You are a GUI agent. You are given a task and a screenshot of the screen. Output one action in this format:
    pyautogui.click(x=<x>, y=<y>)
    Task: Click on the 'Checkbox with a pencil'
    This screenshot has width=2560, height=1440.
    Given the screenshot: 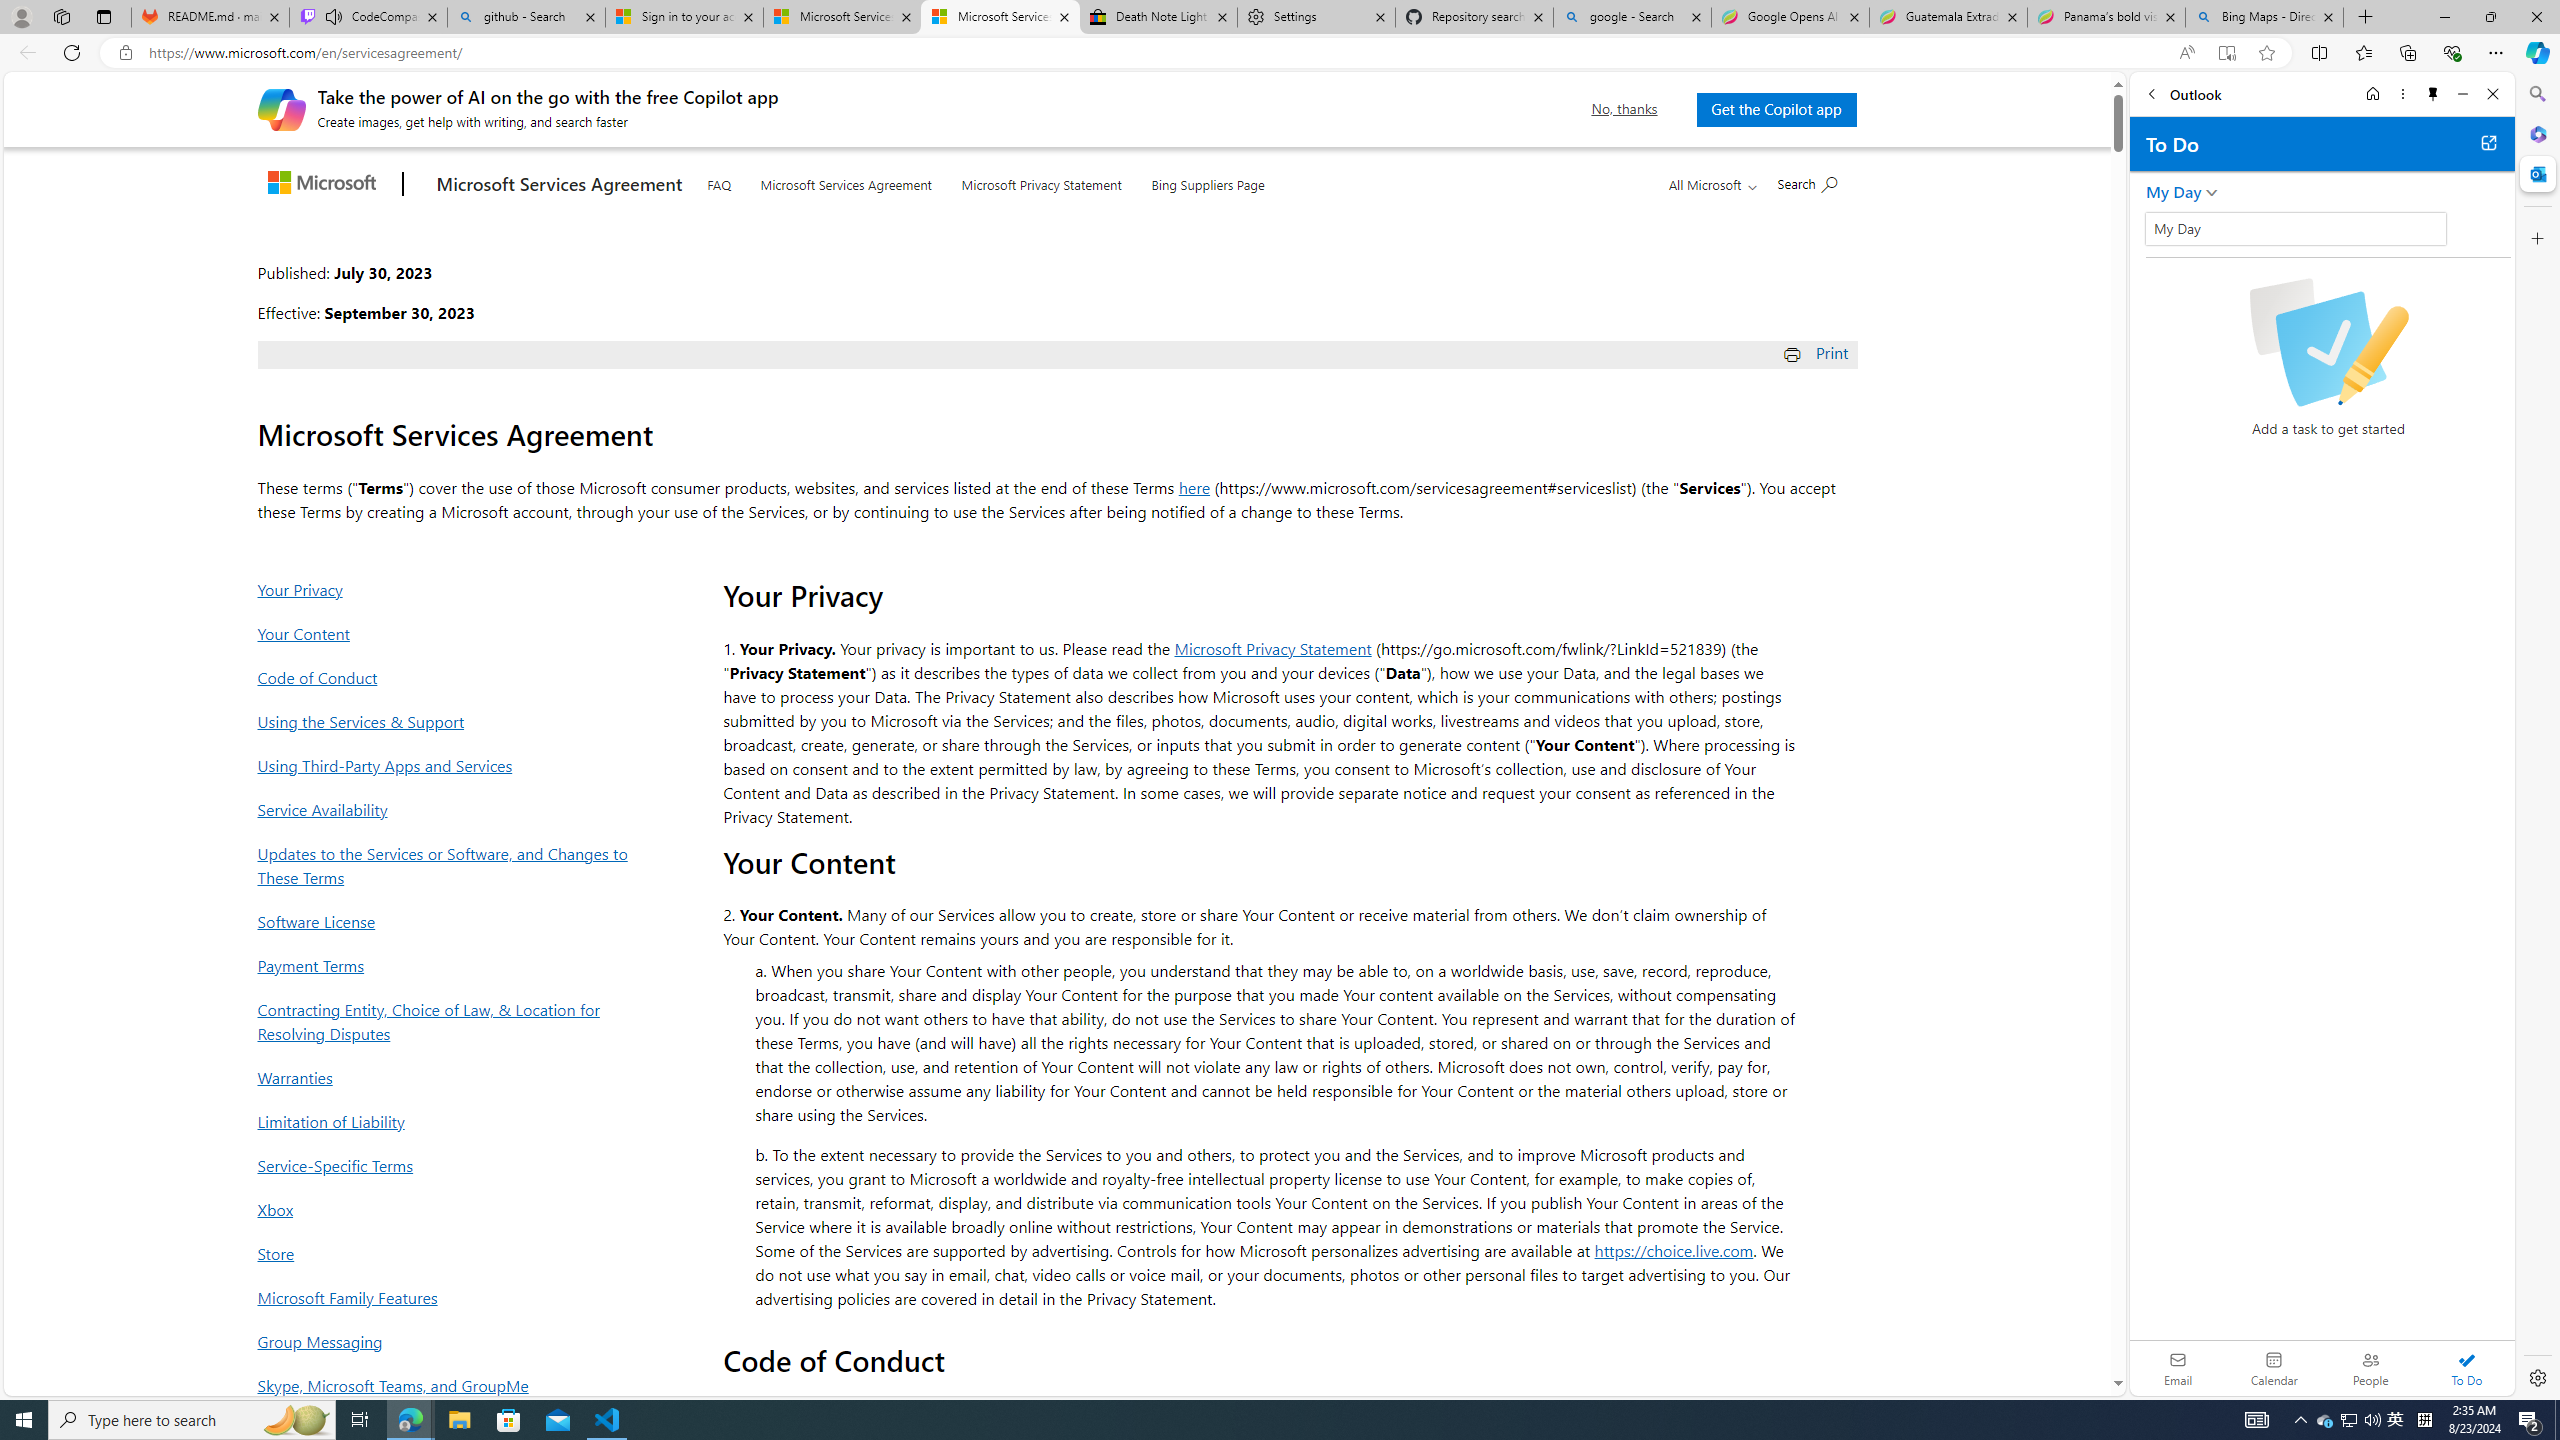 What is the action you would take?
    pyautogui.click(x=2327, y=341)
    